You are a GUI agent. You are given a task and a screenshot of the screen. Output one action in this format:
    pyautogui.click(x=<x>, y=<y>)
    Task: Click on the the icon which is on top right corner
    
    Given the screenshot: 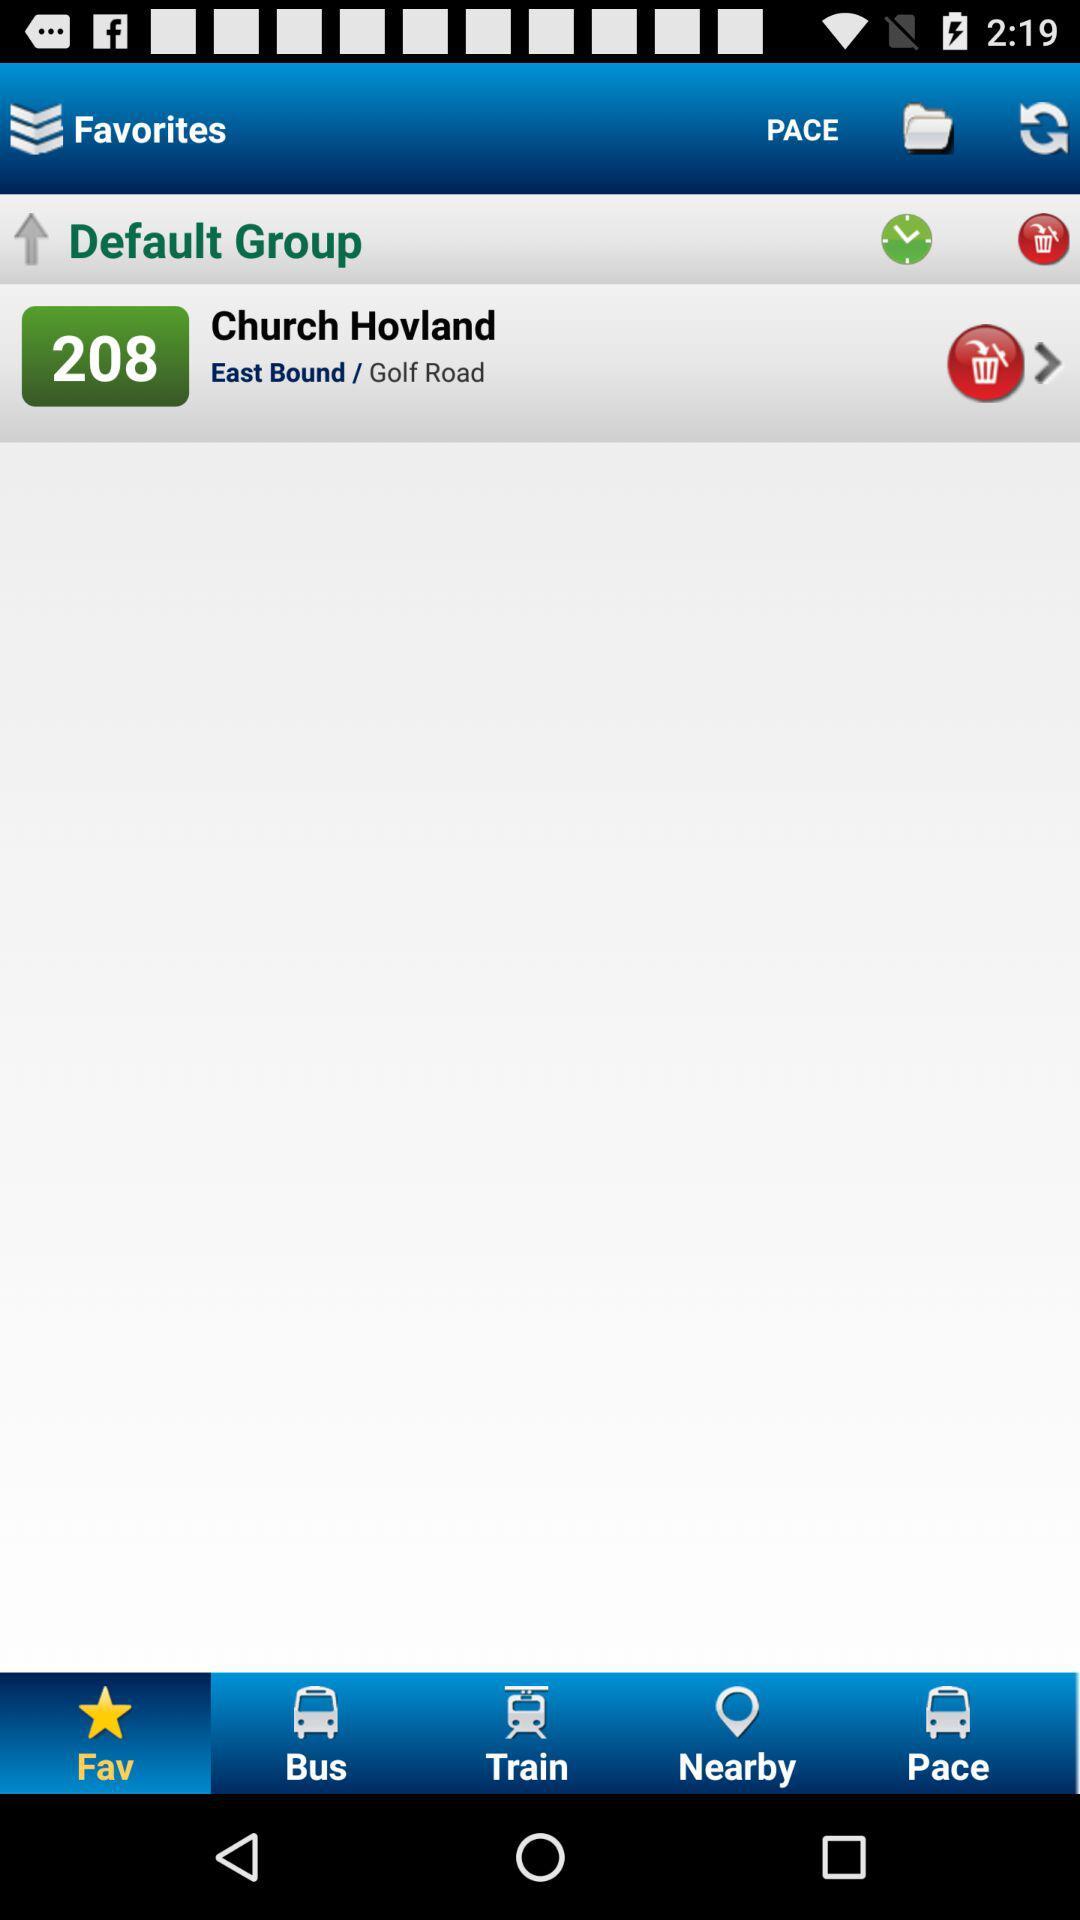 What is the action you would take?
    pyautogui.click(x=1042, y=127)
    